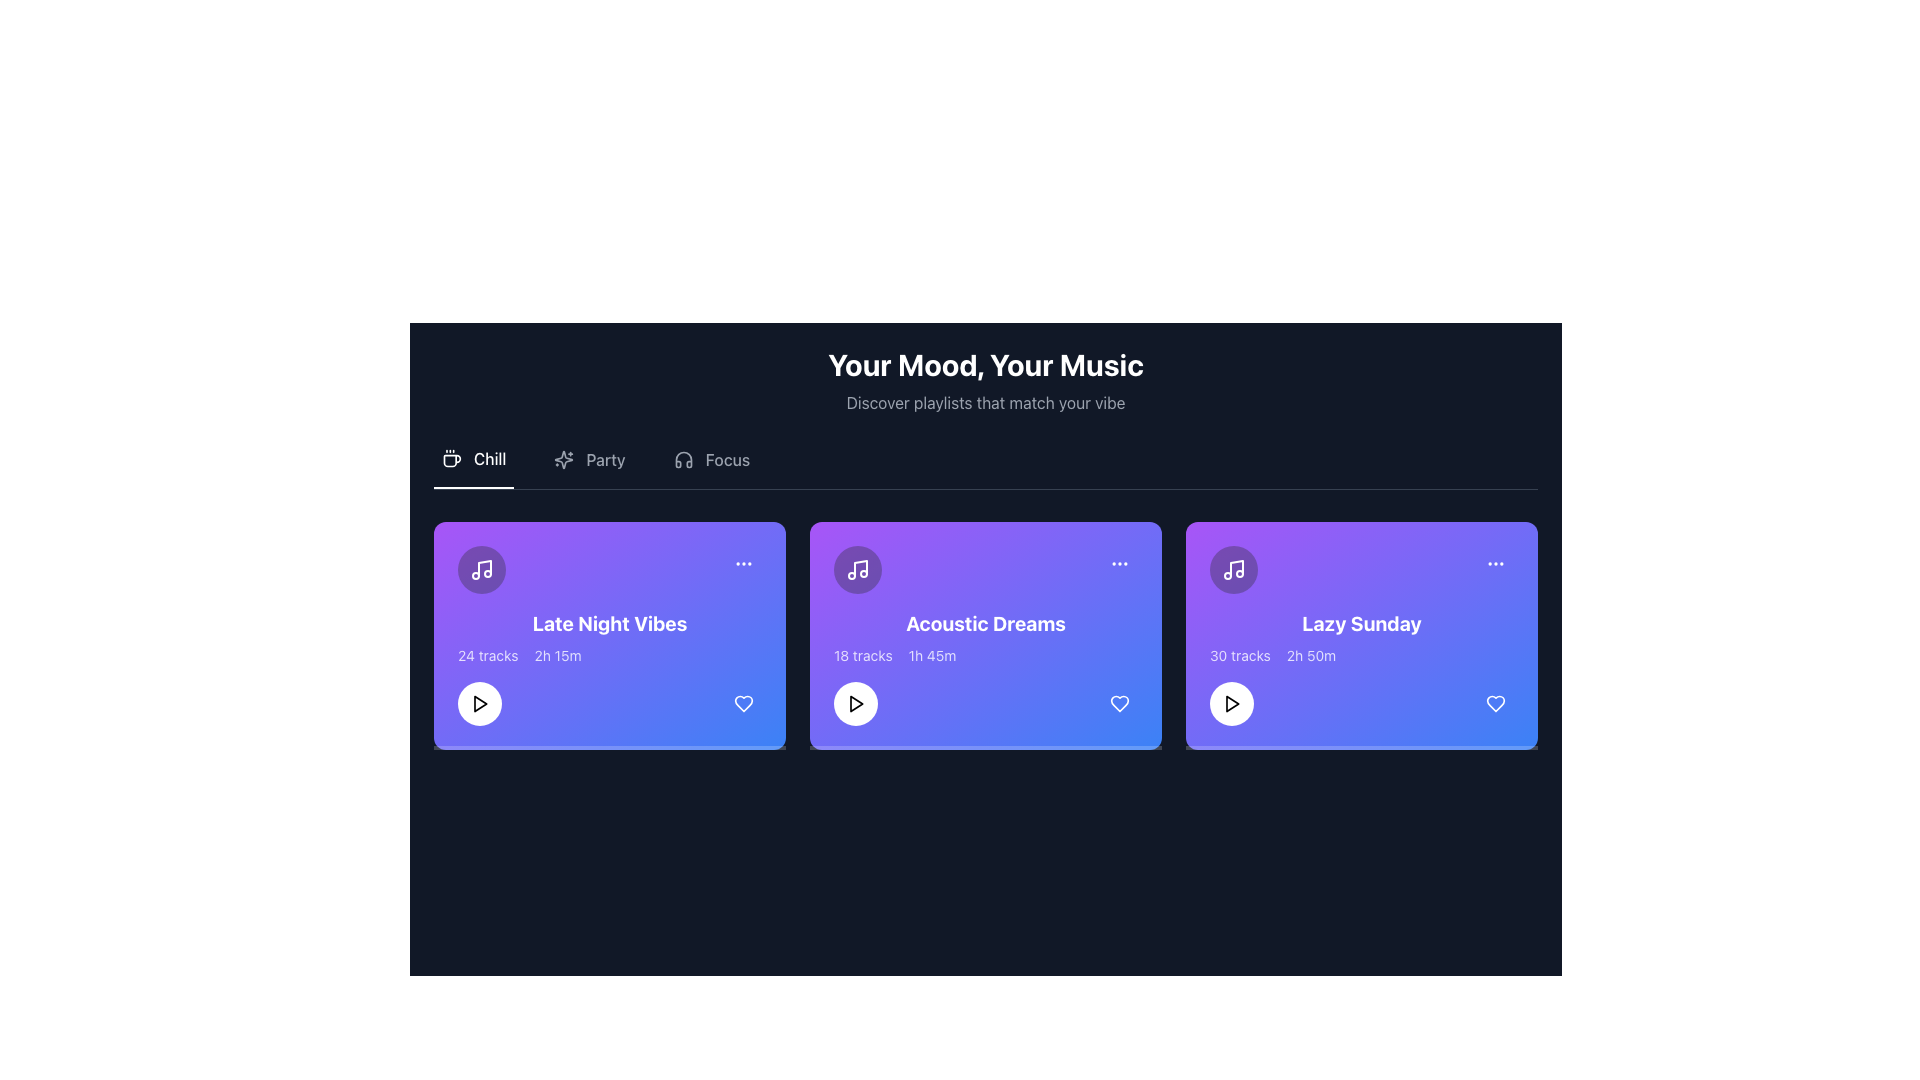 This screenshot has height=1080, width=1920. I want to click on styling of the text label indicating the number of tracks in the 'Acoustic Dreams' playlist, located in the middle column above the duration label, so click(863, 655).